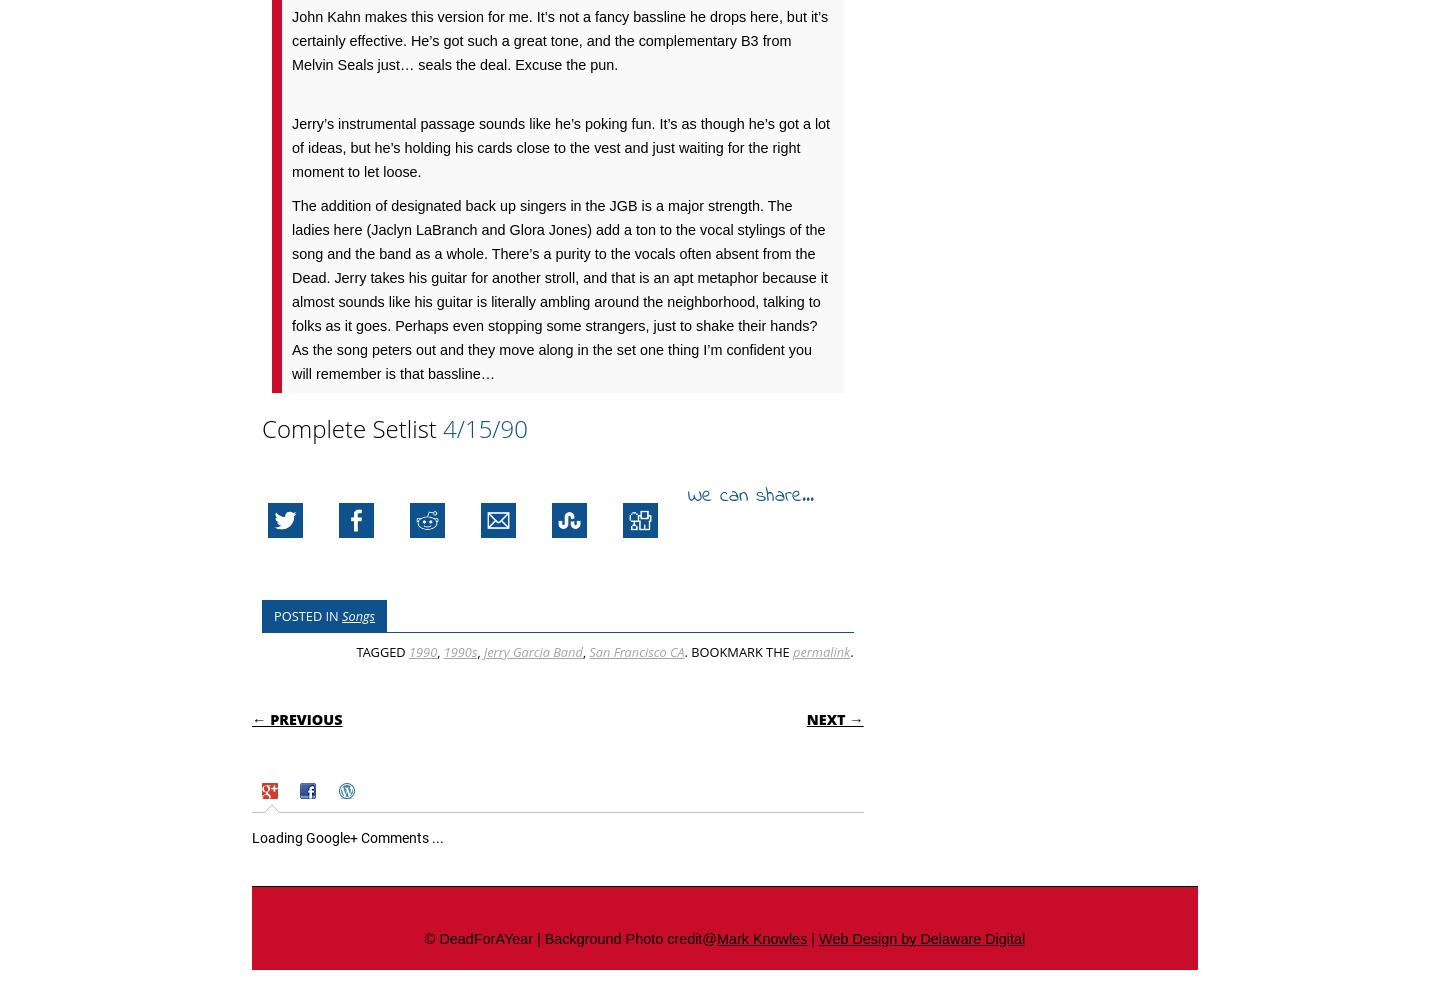 This screenshot has height=1003, width=1450. Describe the element at coordinates (307, 615) in the screenshot. I see `'Posted in'` at that location.